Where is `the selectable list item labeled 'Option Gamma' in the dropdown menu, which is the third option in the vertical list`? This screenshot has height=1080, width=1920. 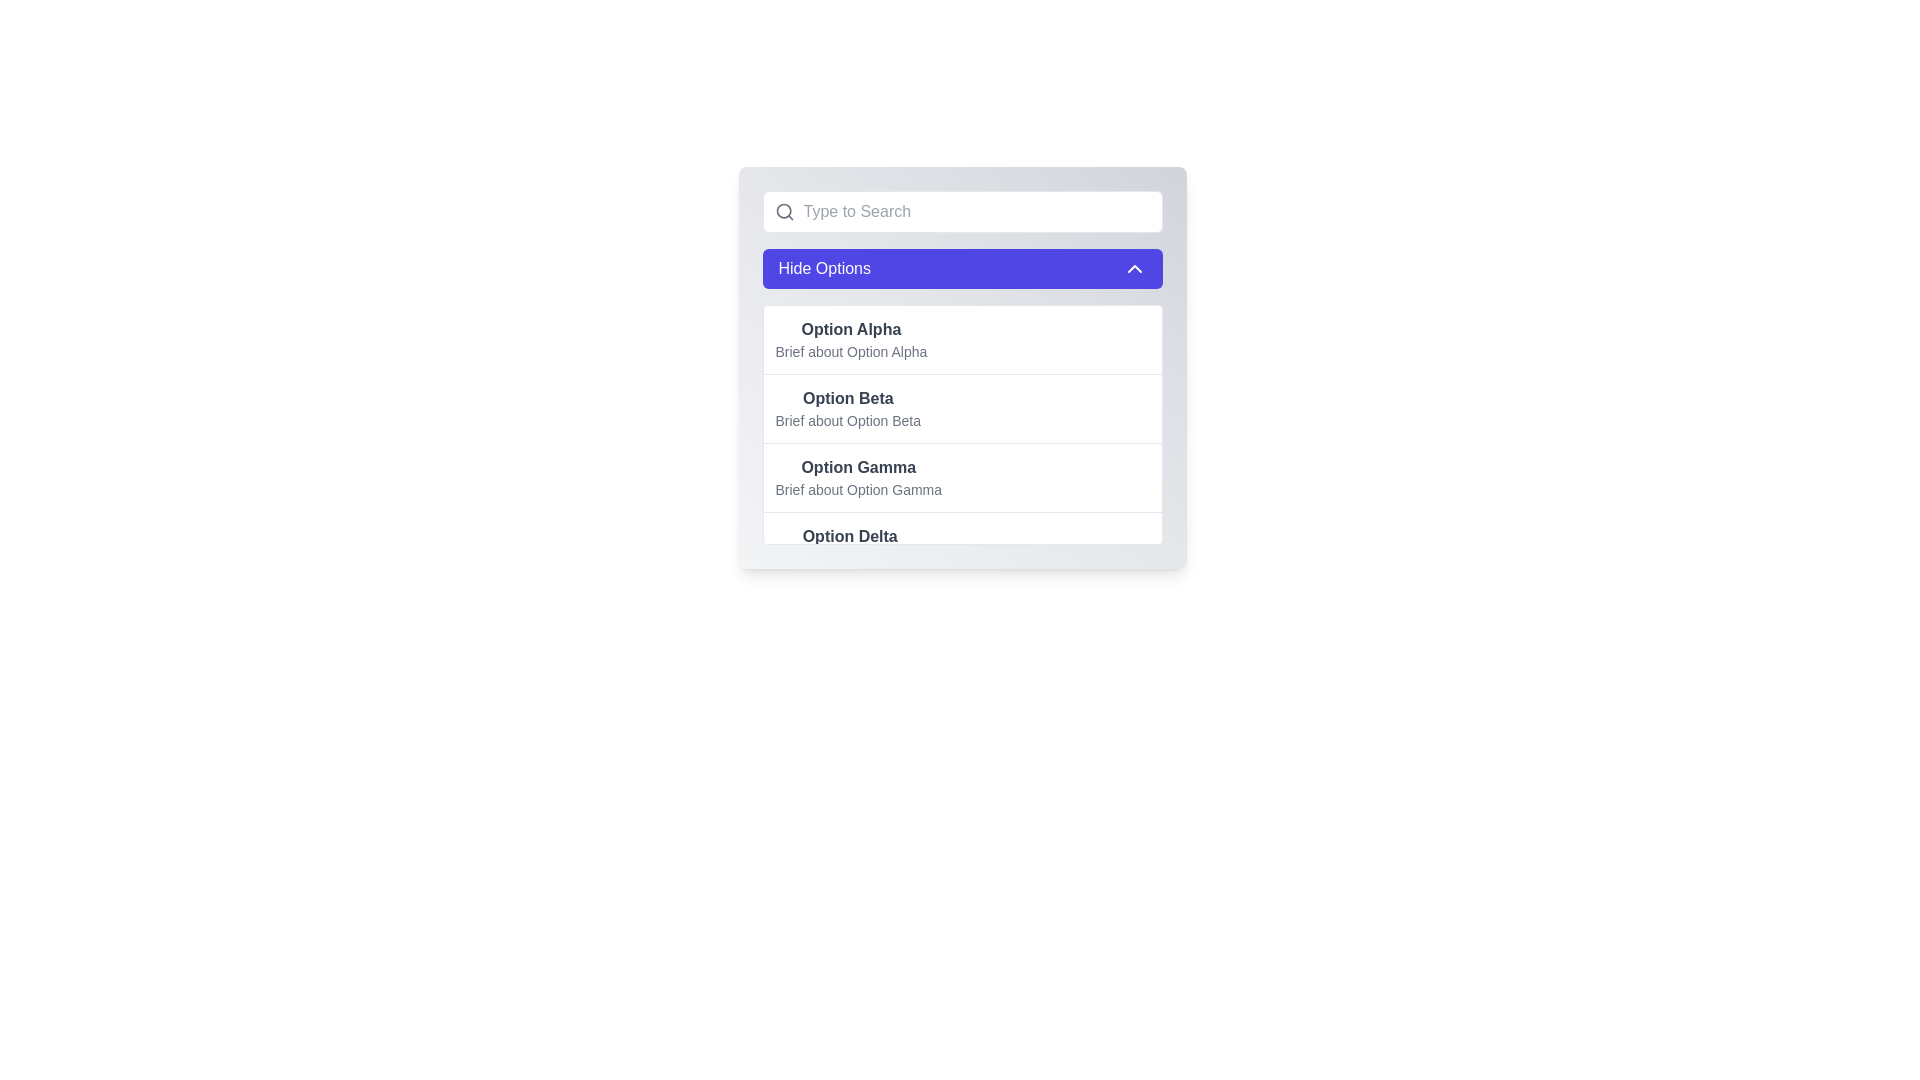
the selectable list item labeled 'Option Gamma' in the dropdown menu, which is the third option in the vertical list is located at coordinates (962, 477).